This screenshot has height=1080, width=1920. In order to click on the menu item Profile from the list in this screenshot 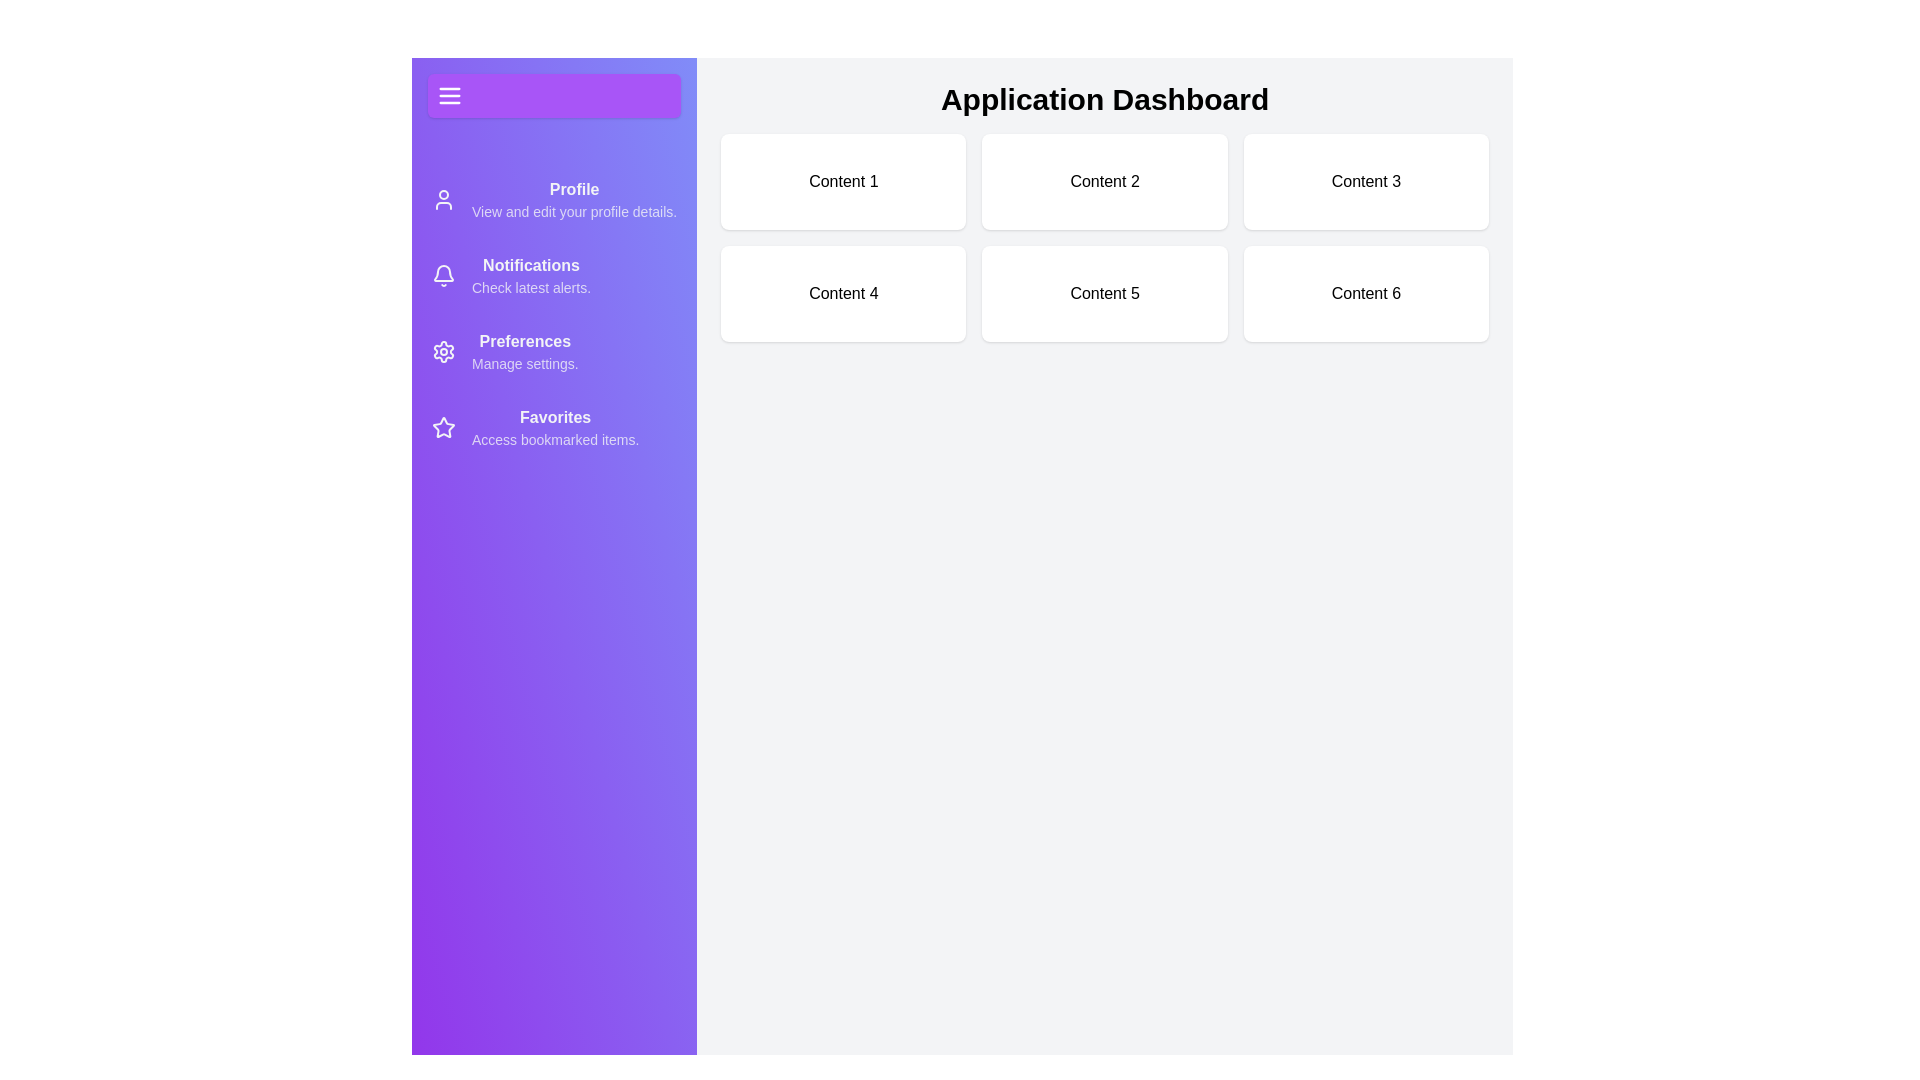, I will do `click(553, 200)`.